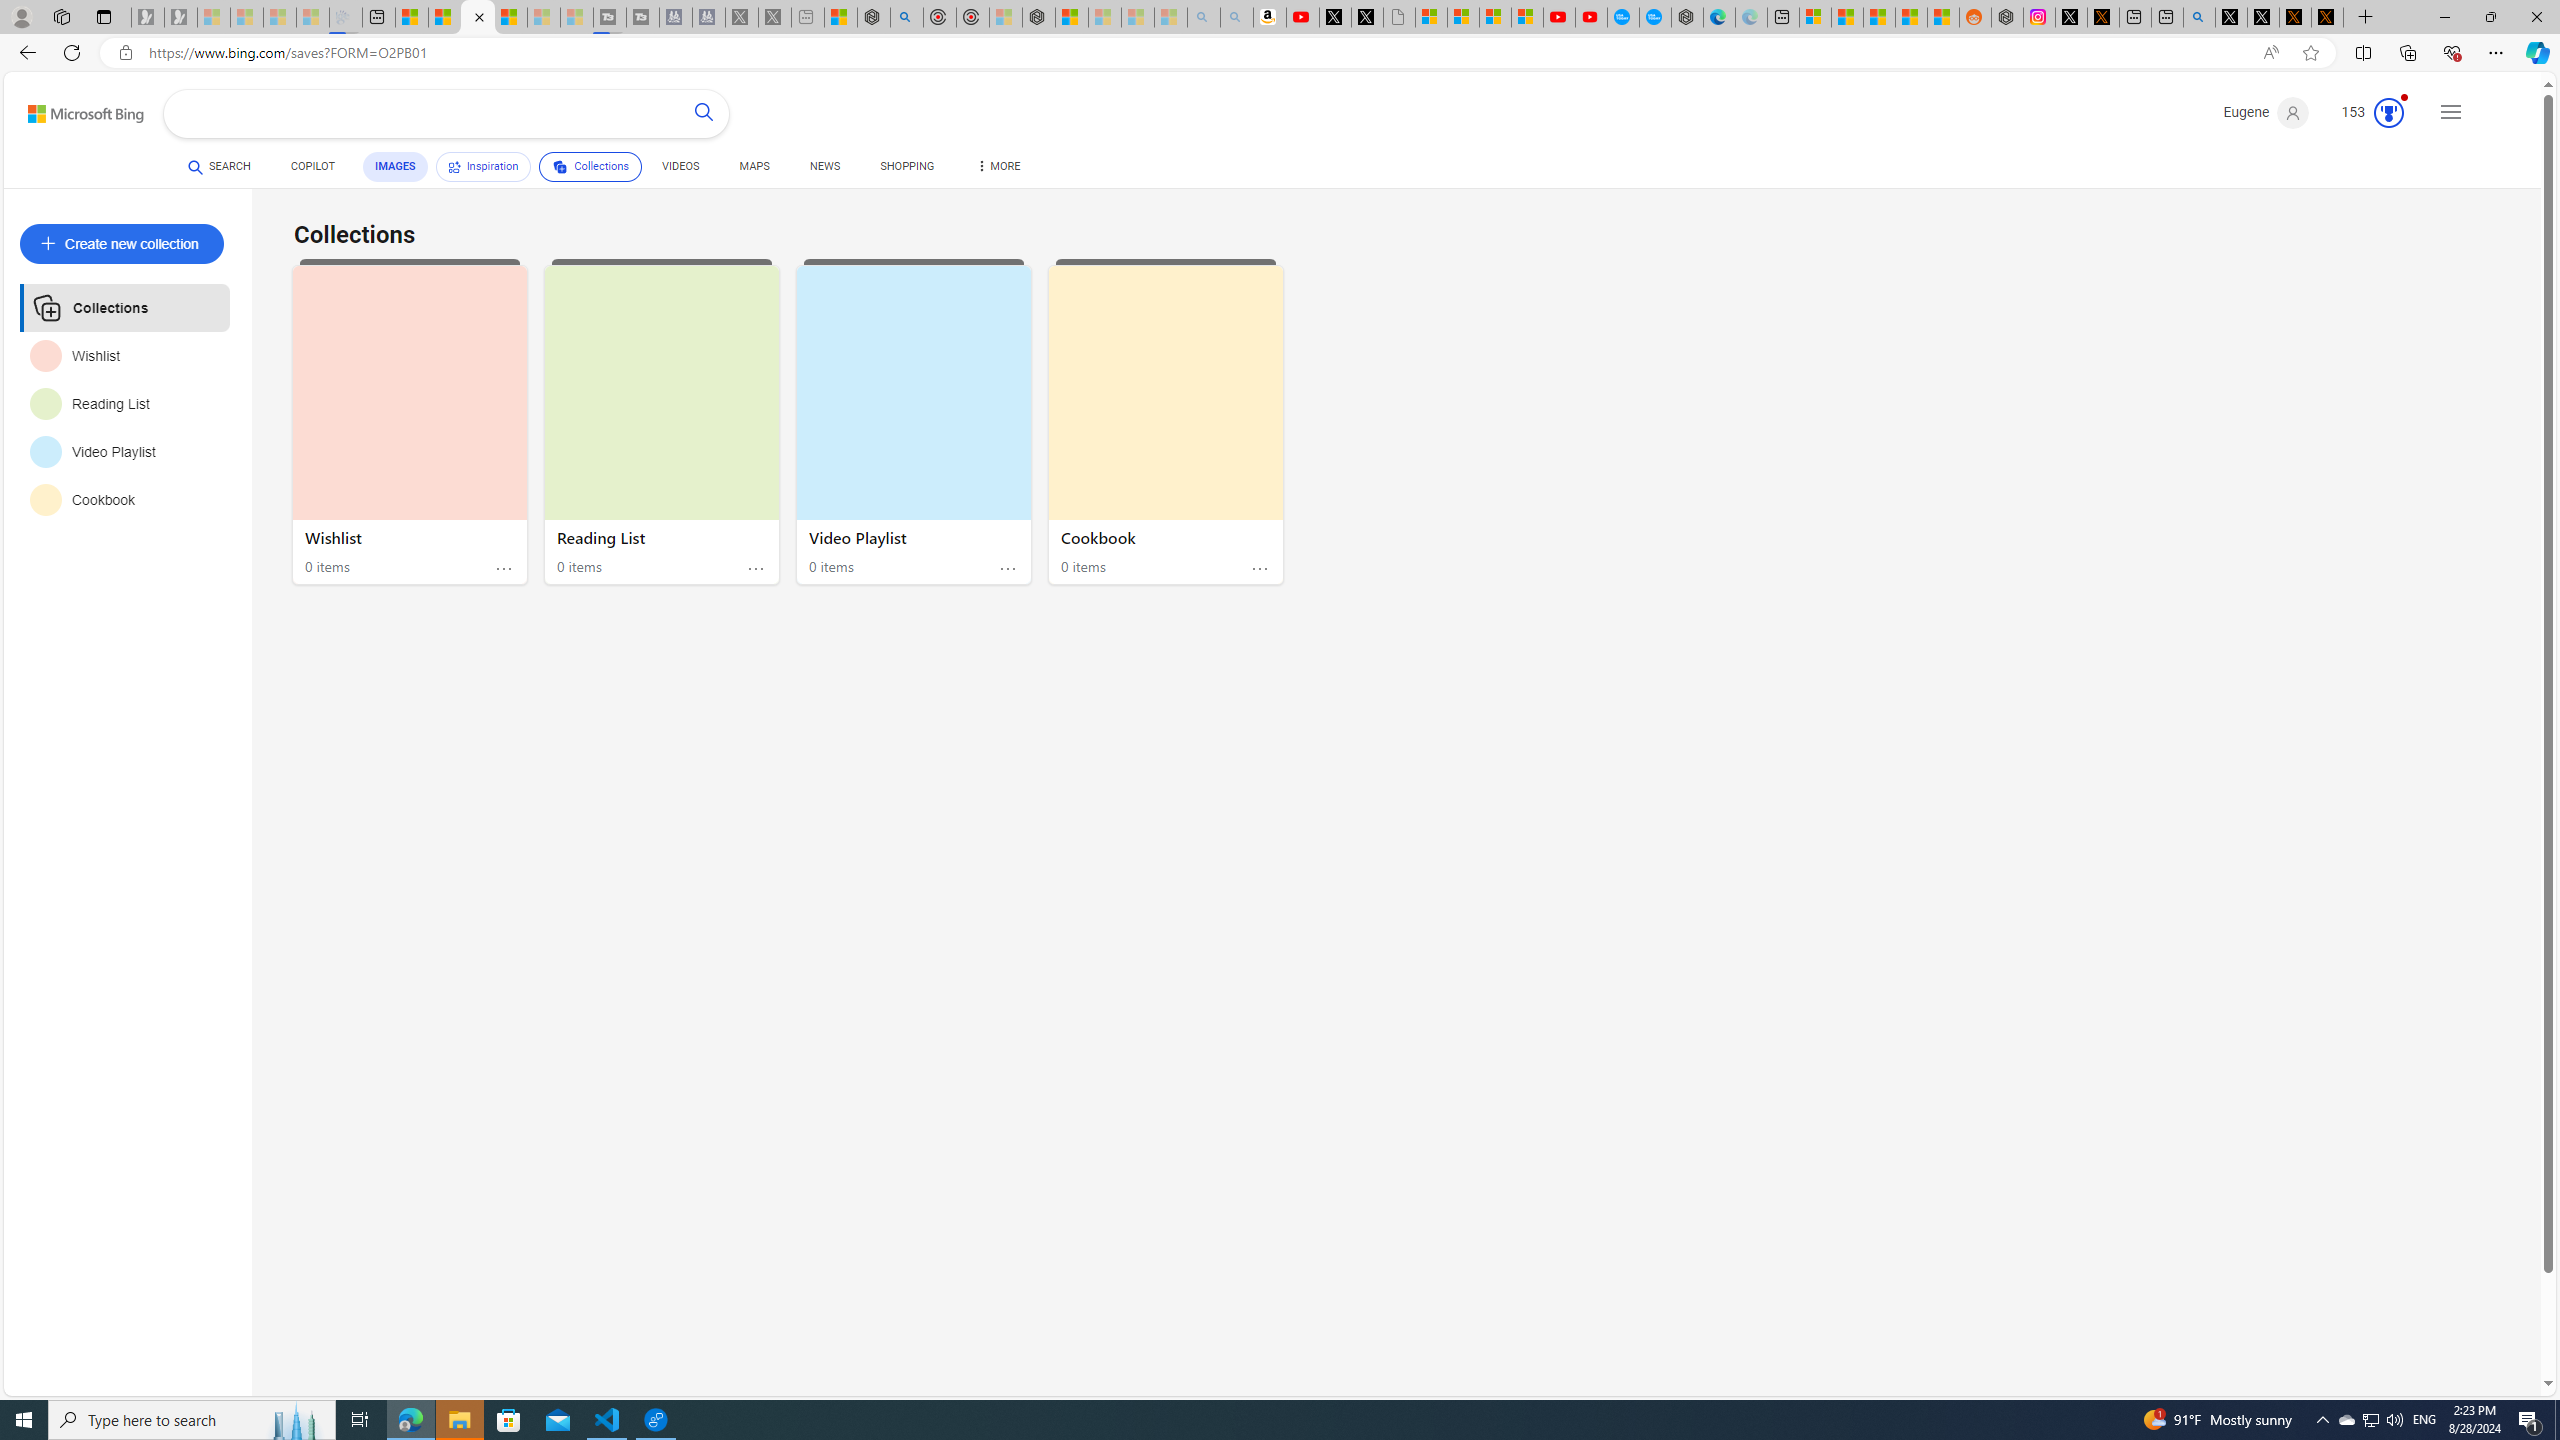  I want to click on 'COPILOT', so click(313, 168).